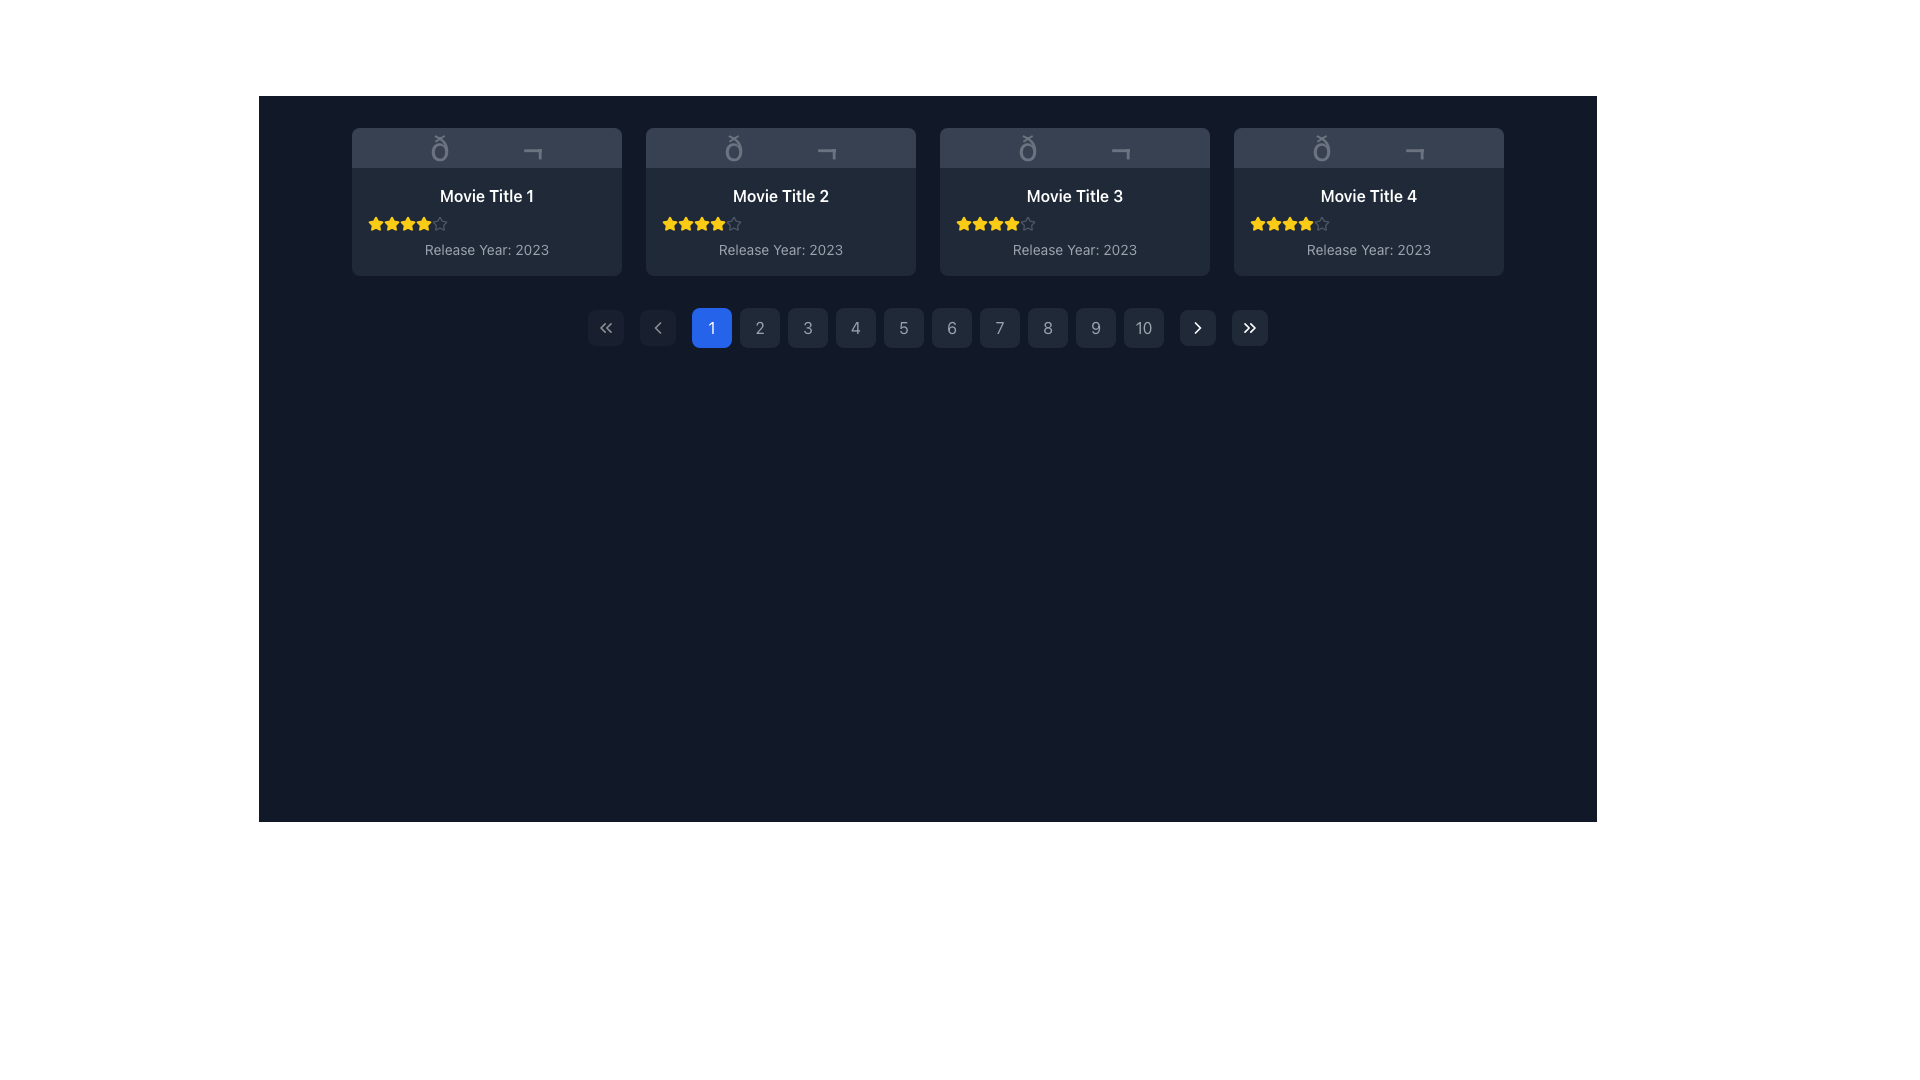  What do you see at coordinates (1248, 326) in the screenshot?
I see `the pagination control button located at the far right of the pagination controls` at bounding box center [1248, 326].